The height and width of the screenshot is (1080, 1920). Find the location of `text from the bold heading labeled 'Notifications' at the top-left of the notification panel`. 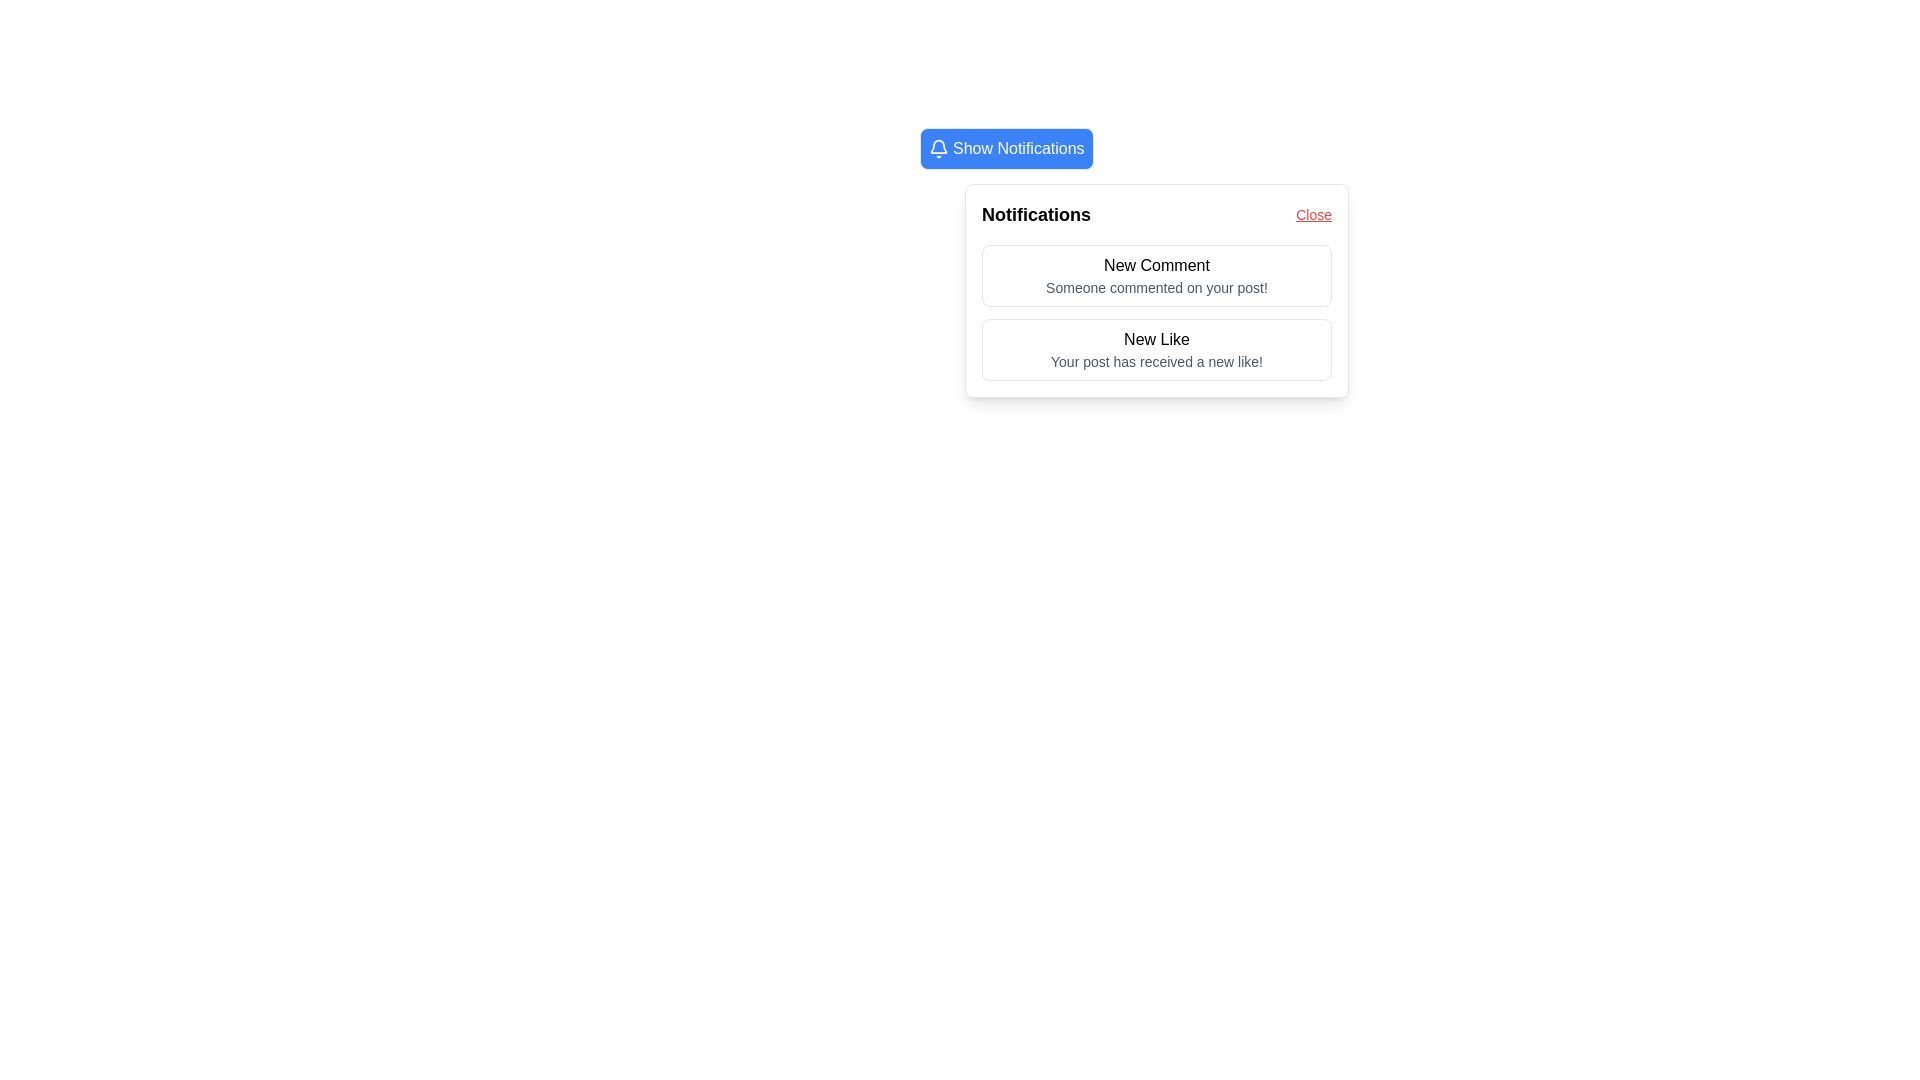

text from the bold heading labeled 'Notifications' at the top-left of the notification panel is located at coordinates (1036, 215).